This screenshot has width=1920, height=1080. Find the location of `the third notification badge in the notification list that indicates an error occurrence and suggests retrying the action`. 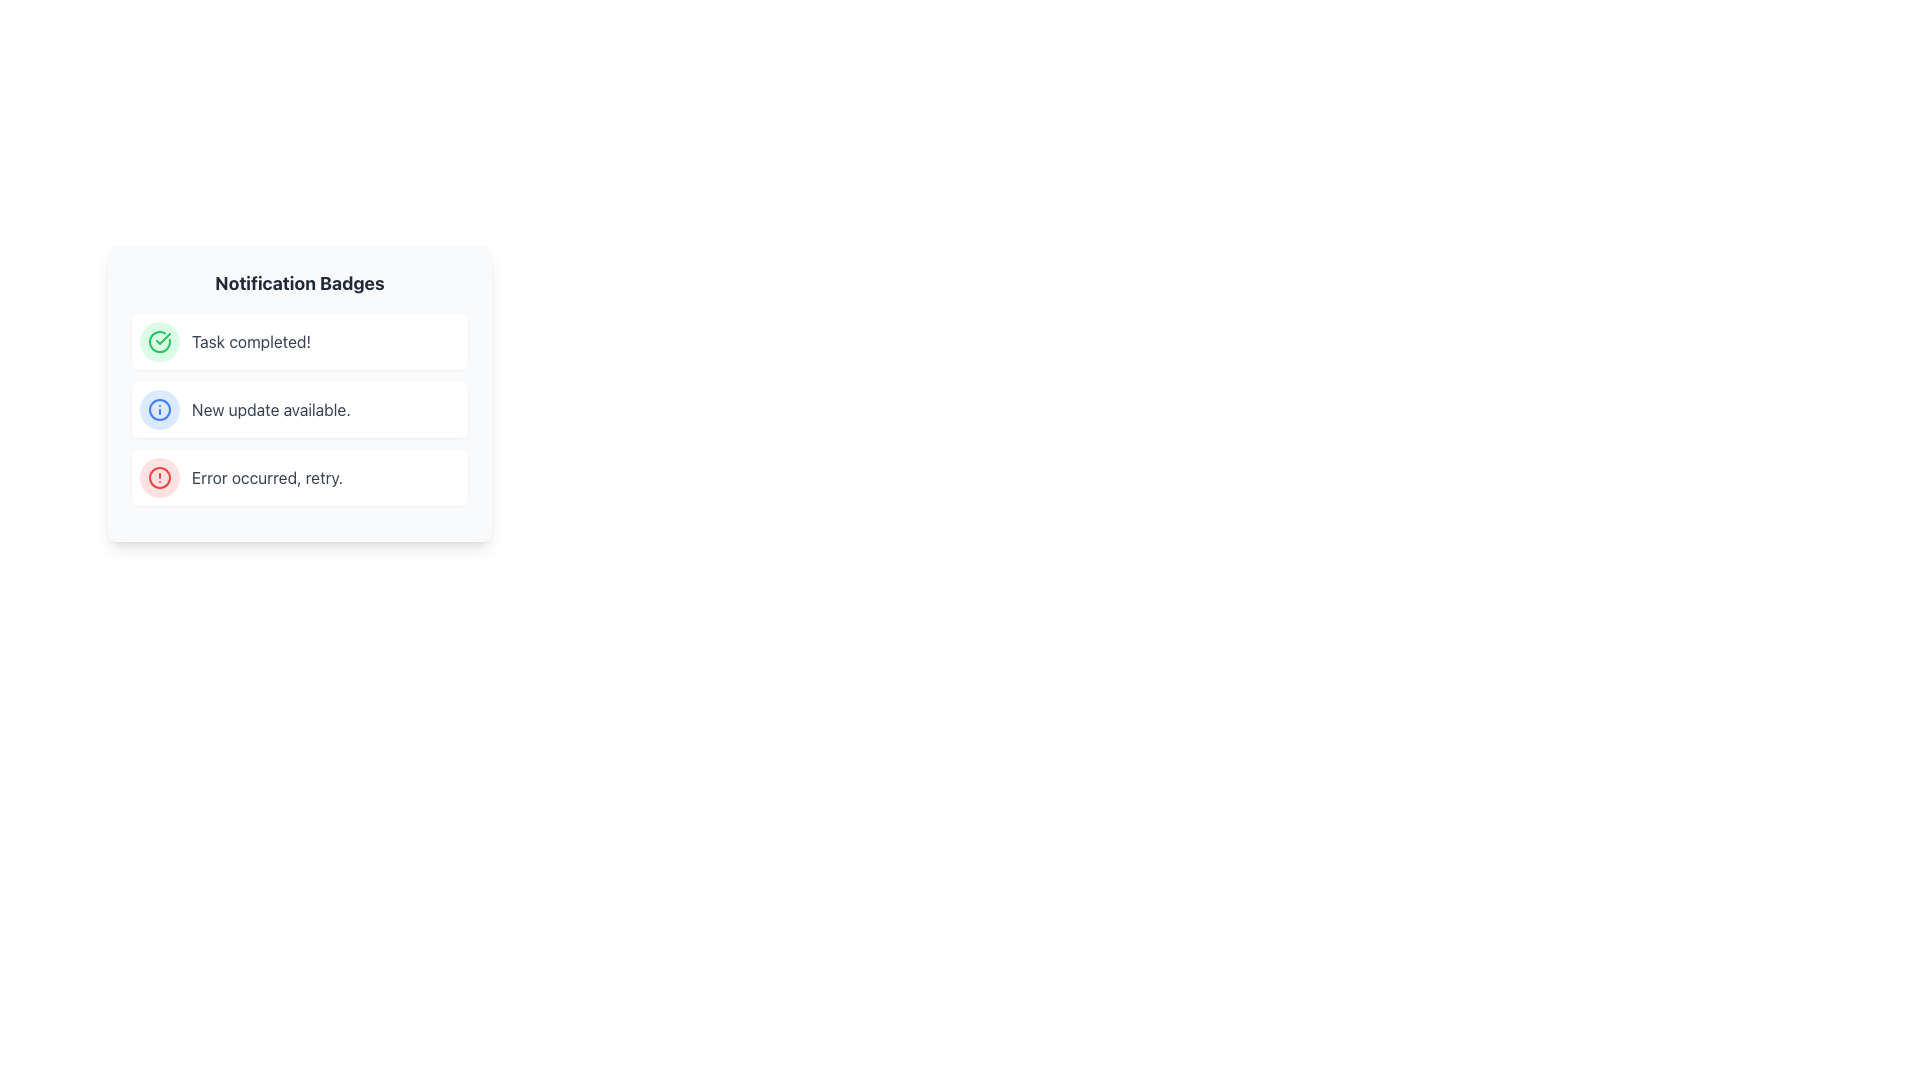

the third notification badge in the notification list that indicates an error occurrence and suggests retrying the action is located at coordinates (298, 478).